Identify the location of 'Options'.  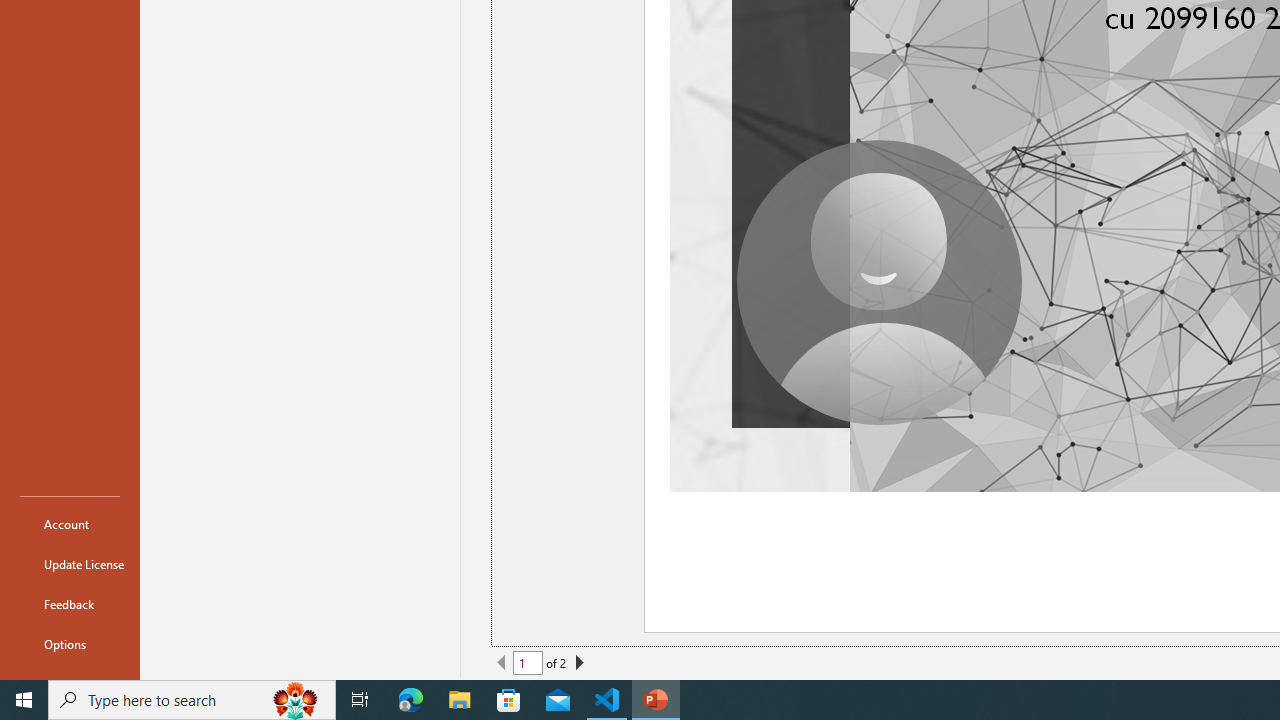
(69, 644).